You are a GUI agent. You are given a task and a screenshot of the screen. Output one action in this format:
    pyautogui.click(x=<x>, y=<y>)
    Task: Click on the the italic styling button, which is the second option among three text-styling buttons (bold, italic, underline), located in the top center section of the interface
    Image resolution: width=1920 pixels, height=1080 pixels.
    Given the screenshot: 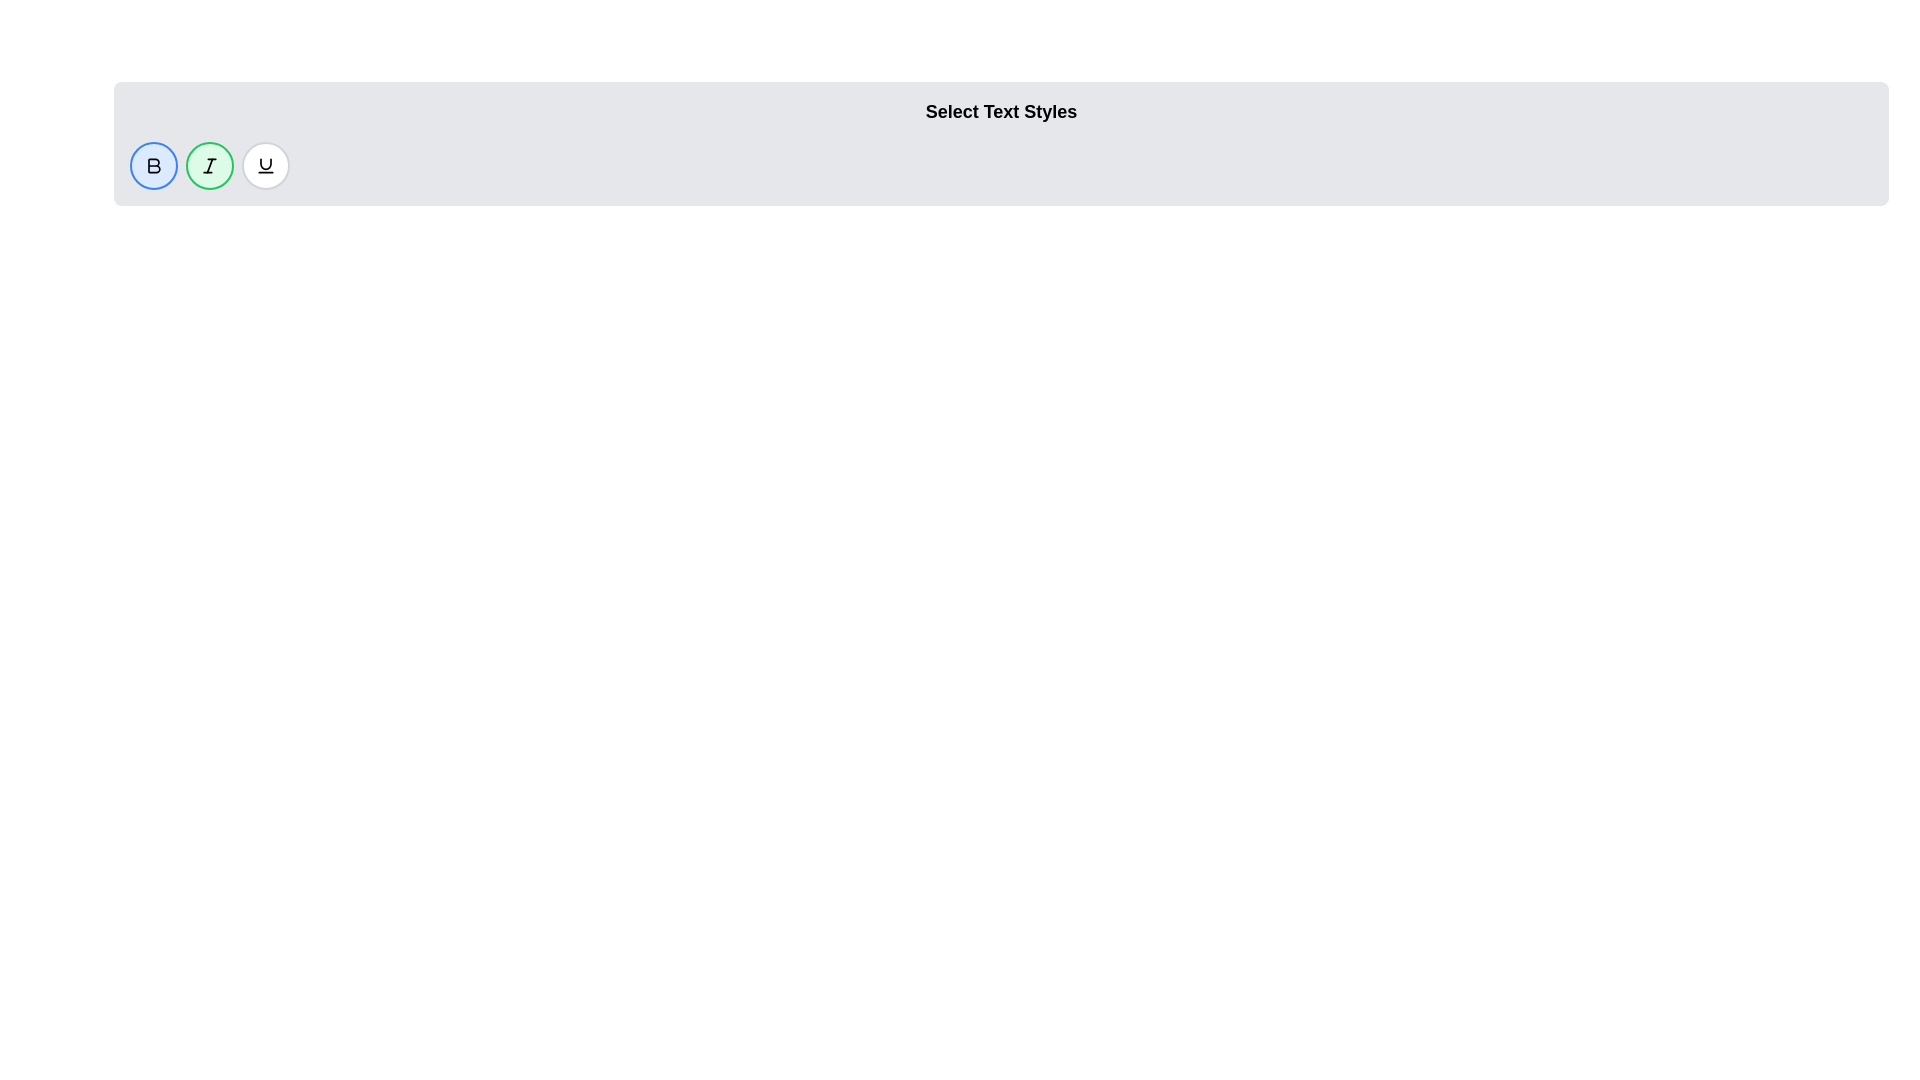 What is the action you would take?
    pyautogui.click(x=210, y=164)
    